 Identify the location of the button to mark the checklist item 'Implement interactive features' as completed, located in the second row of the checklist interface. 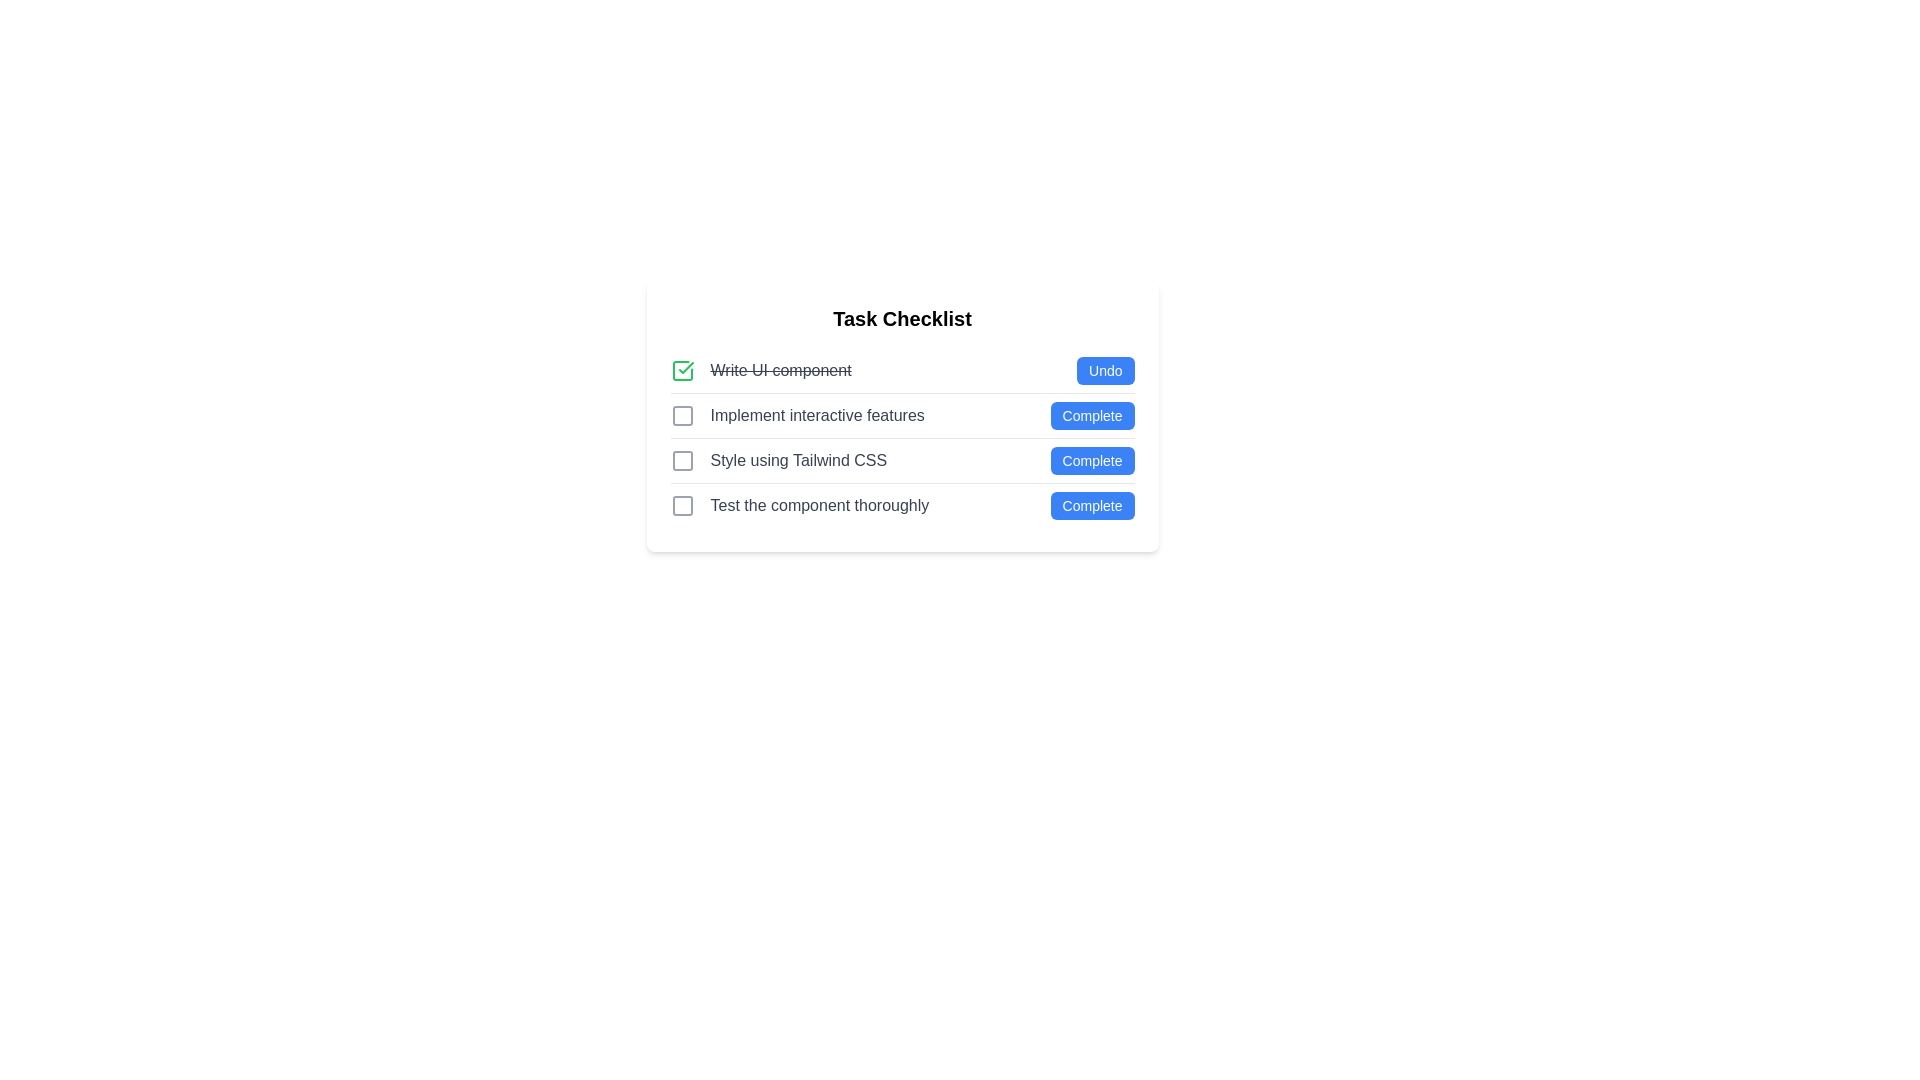
(1091, 415).